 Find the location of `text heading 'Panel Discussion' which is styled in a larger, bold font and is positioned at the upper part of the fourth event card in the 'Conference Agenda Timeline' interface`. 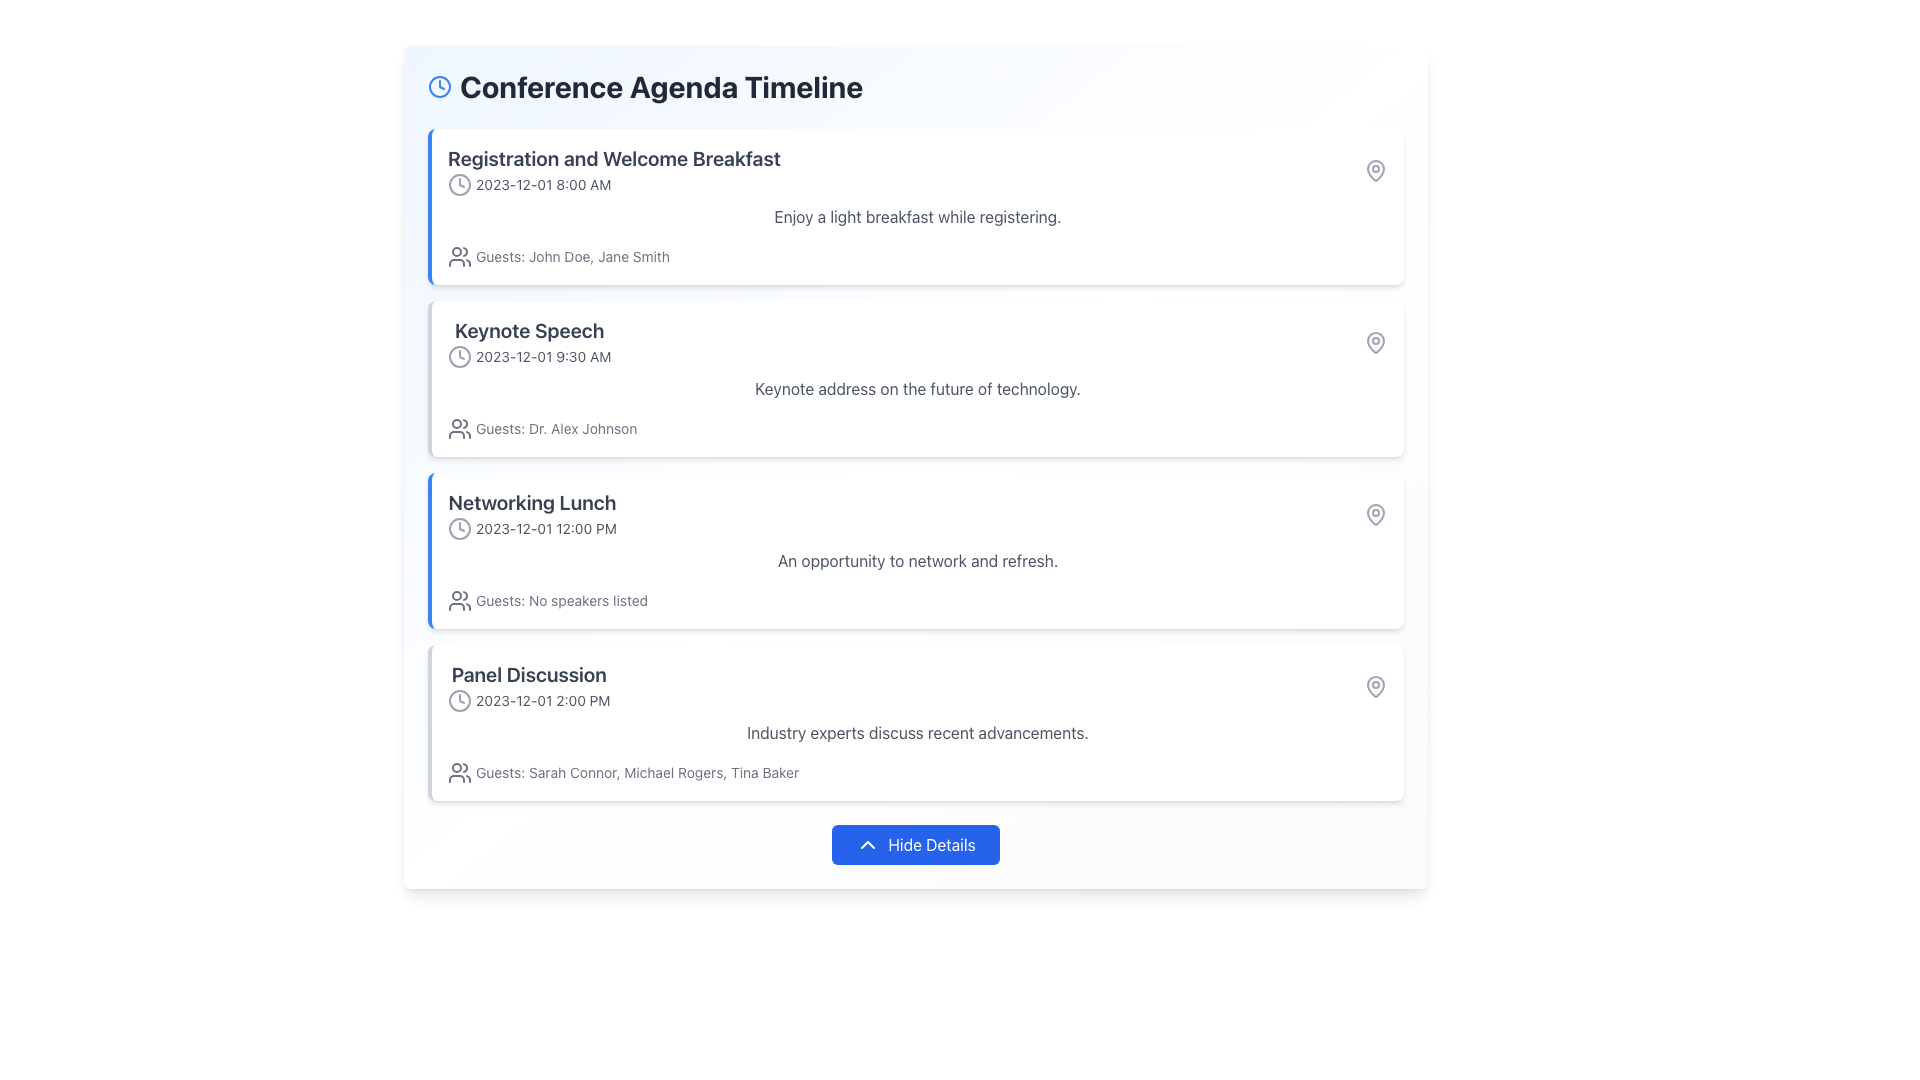

text heading 'Panel Discussion' which is styled in a larger, bold font and is positioned at the upper part of the fourth event card in the 'Conference Agenda Timeline' interface is located at coordinates (529, 675).